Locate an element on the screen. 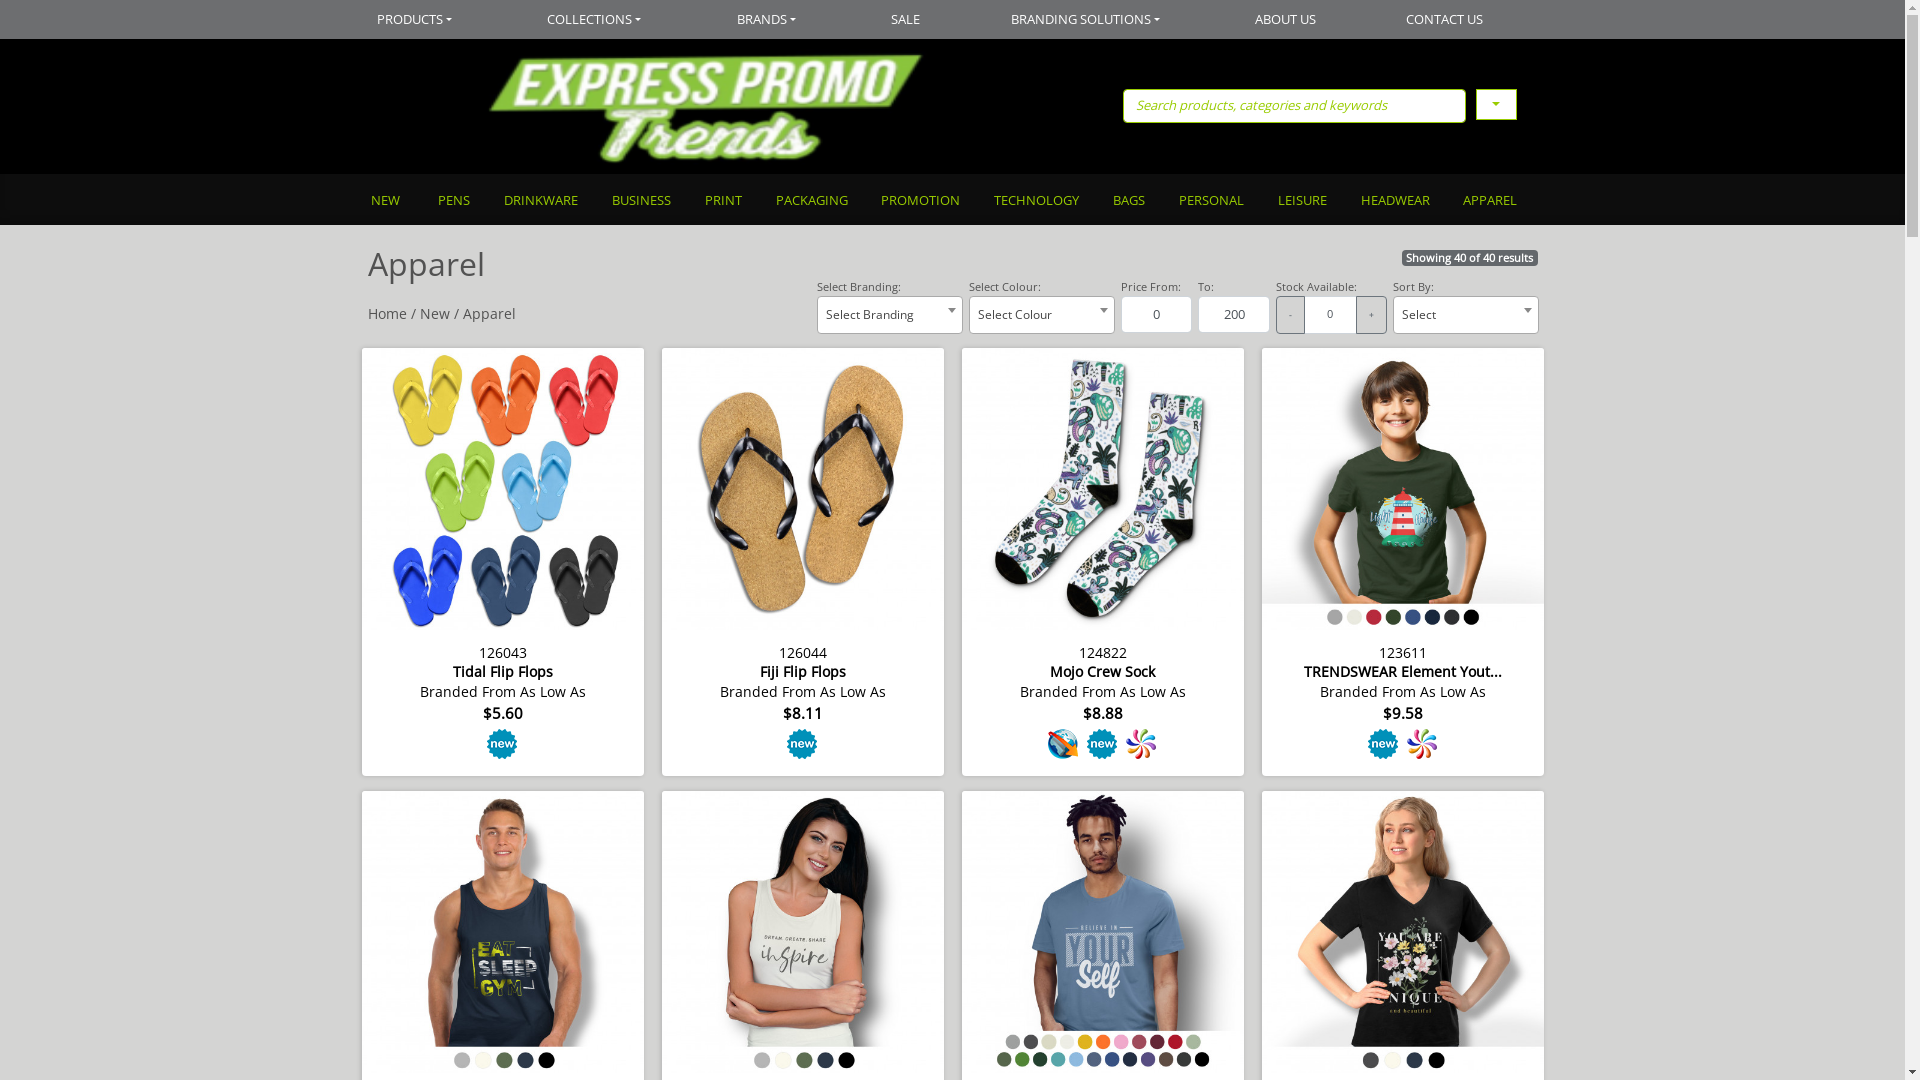  'HEADWEAR' is located at coordinates (1343, 201).